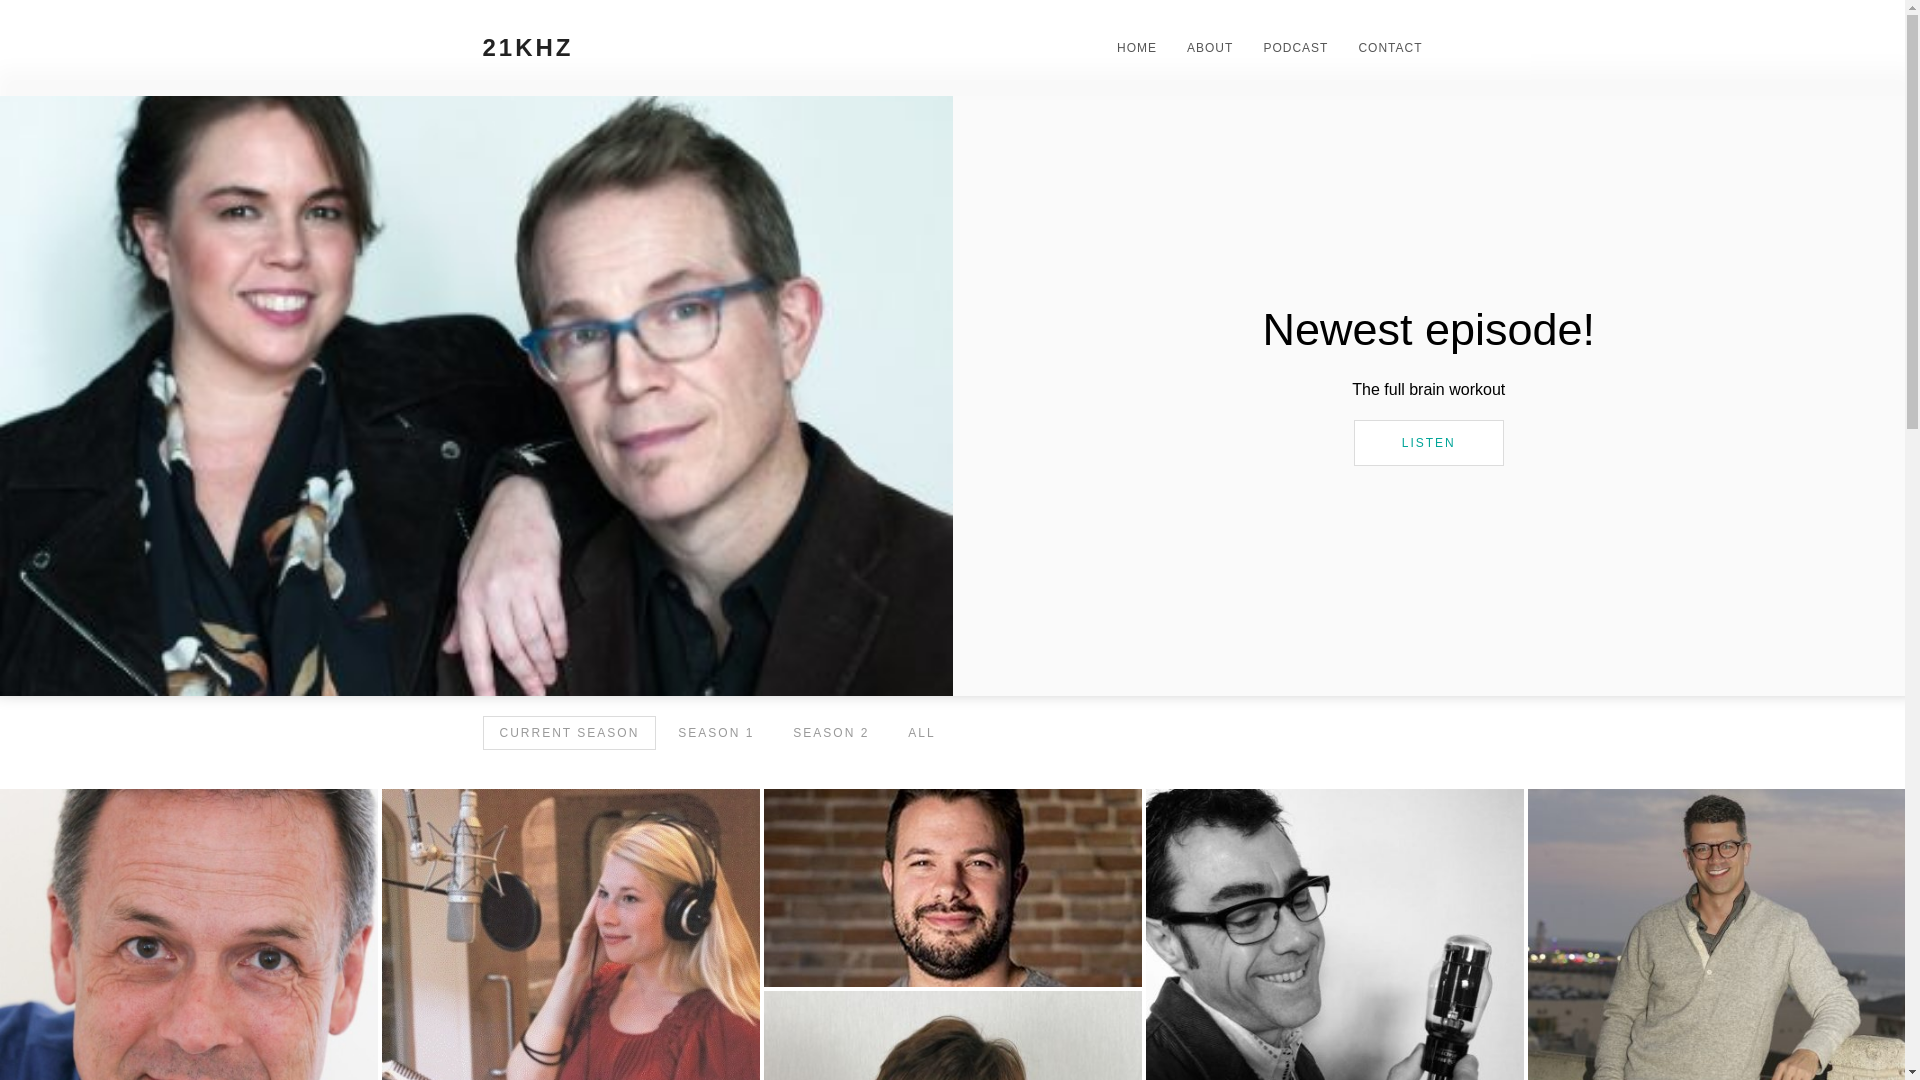 This screenshot has height=1080, width=1920. Describe the element at coordinates (1428, 442) in the screenshot. I see `'LISTEN'` at that location.